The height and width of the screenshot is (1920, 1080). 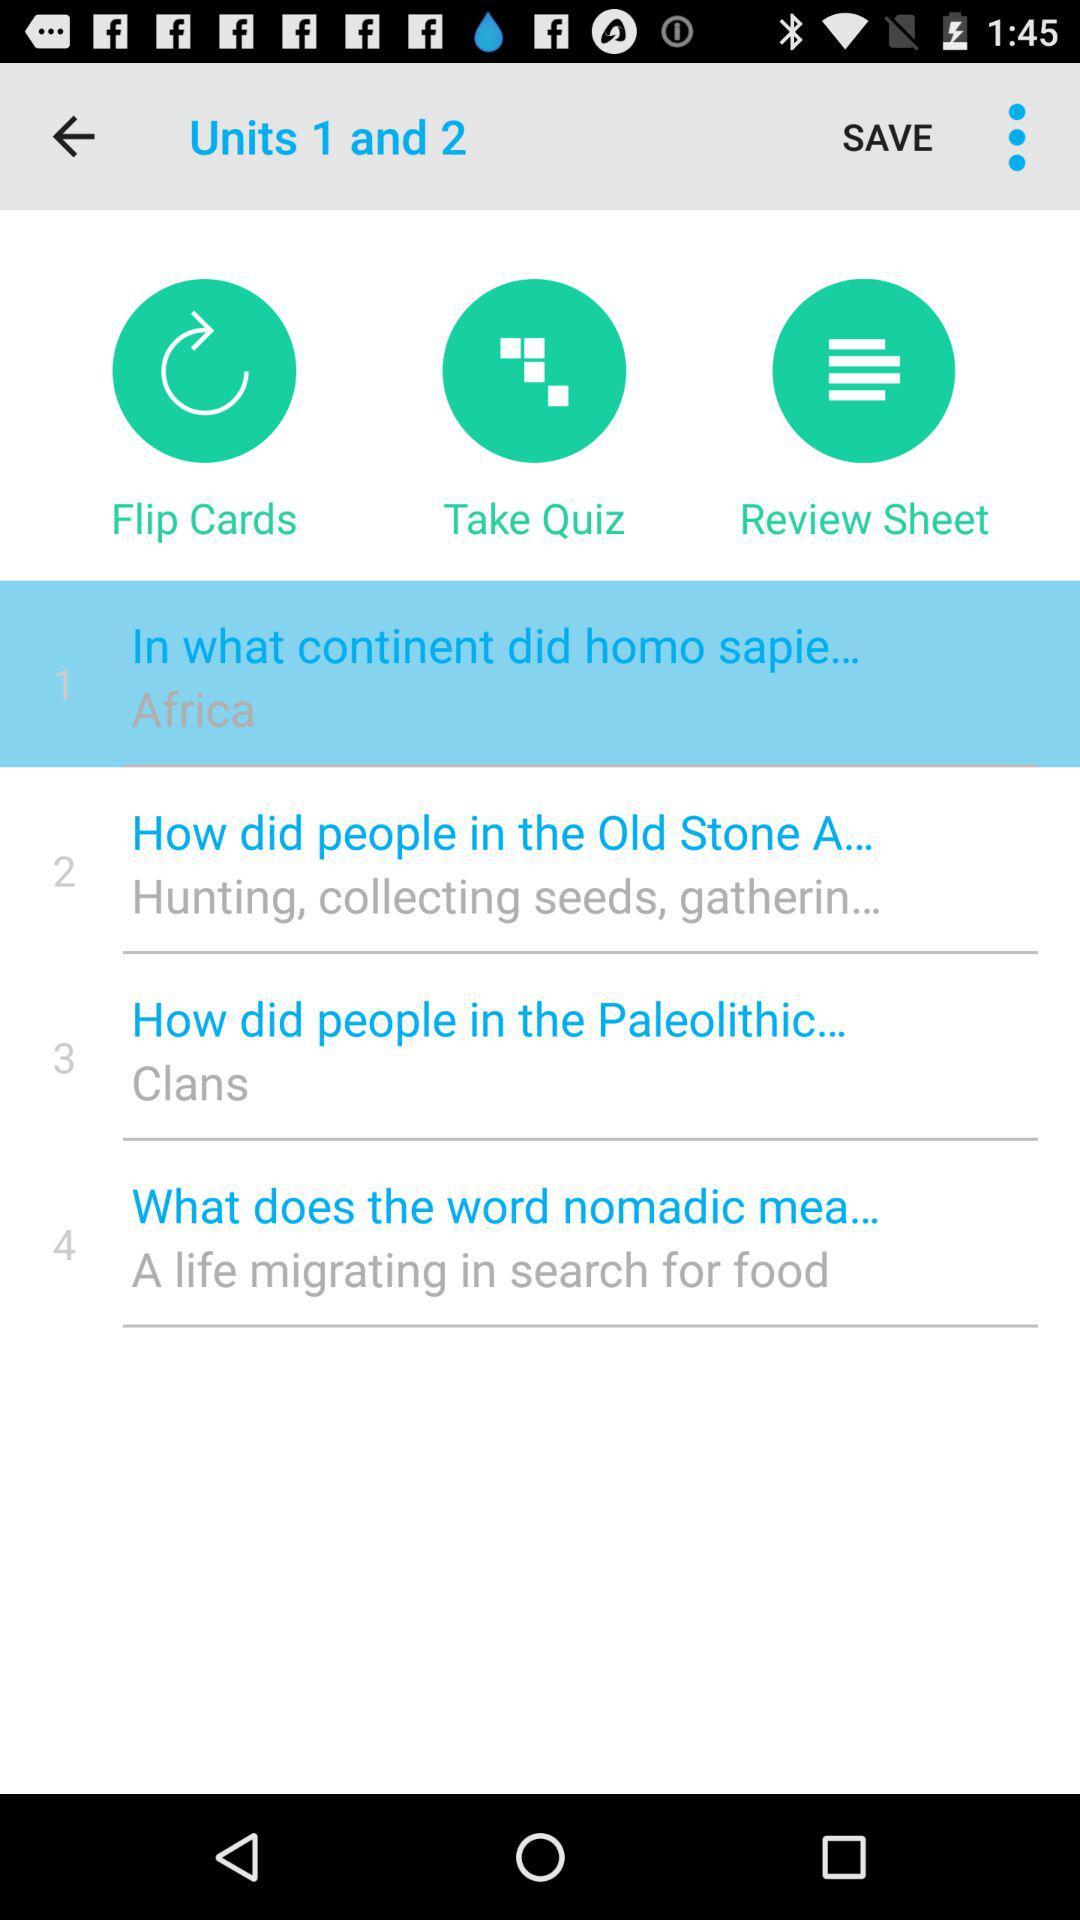 I want to click on take quiz, so click(x=533, y=370).